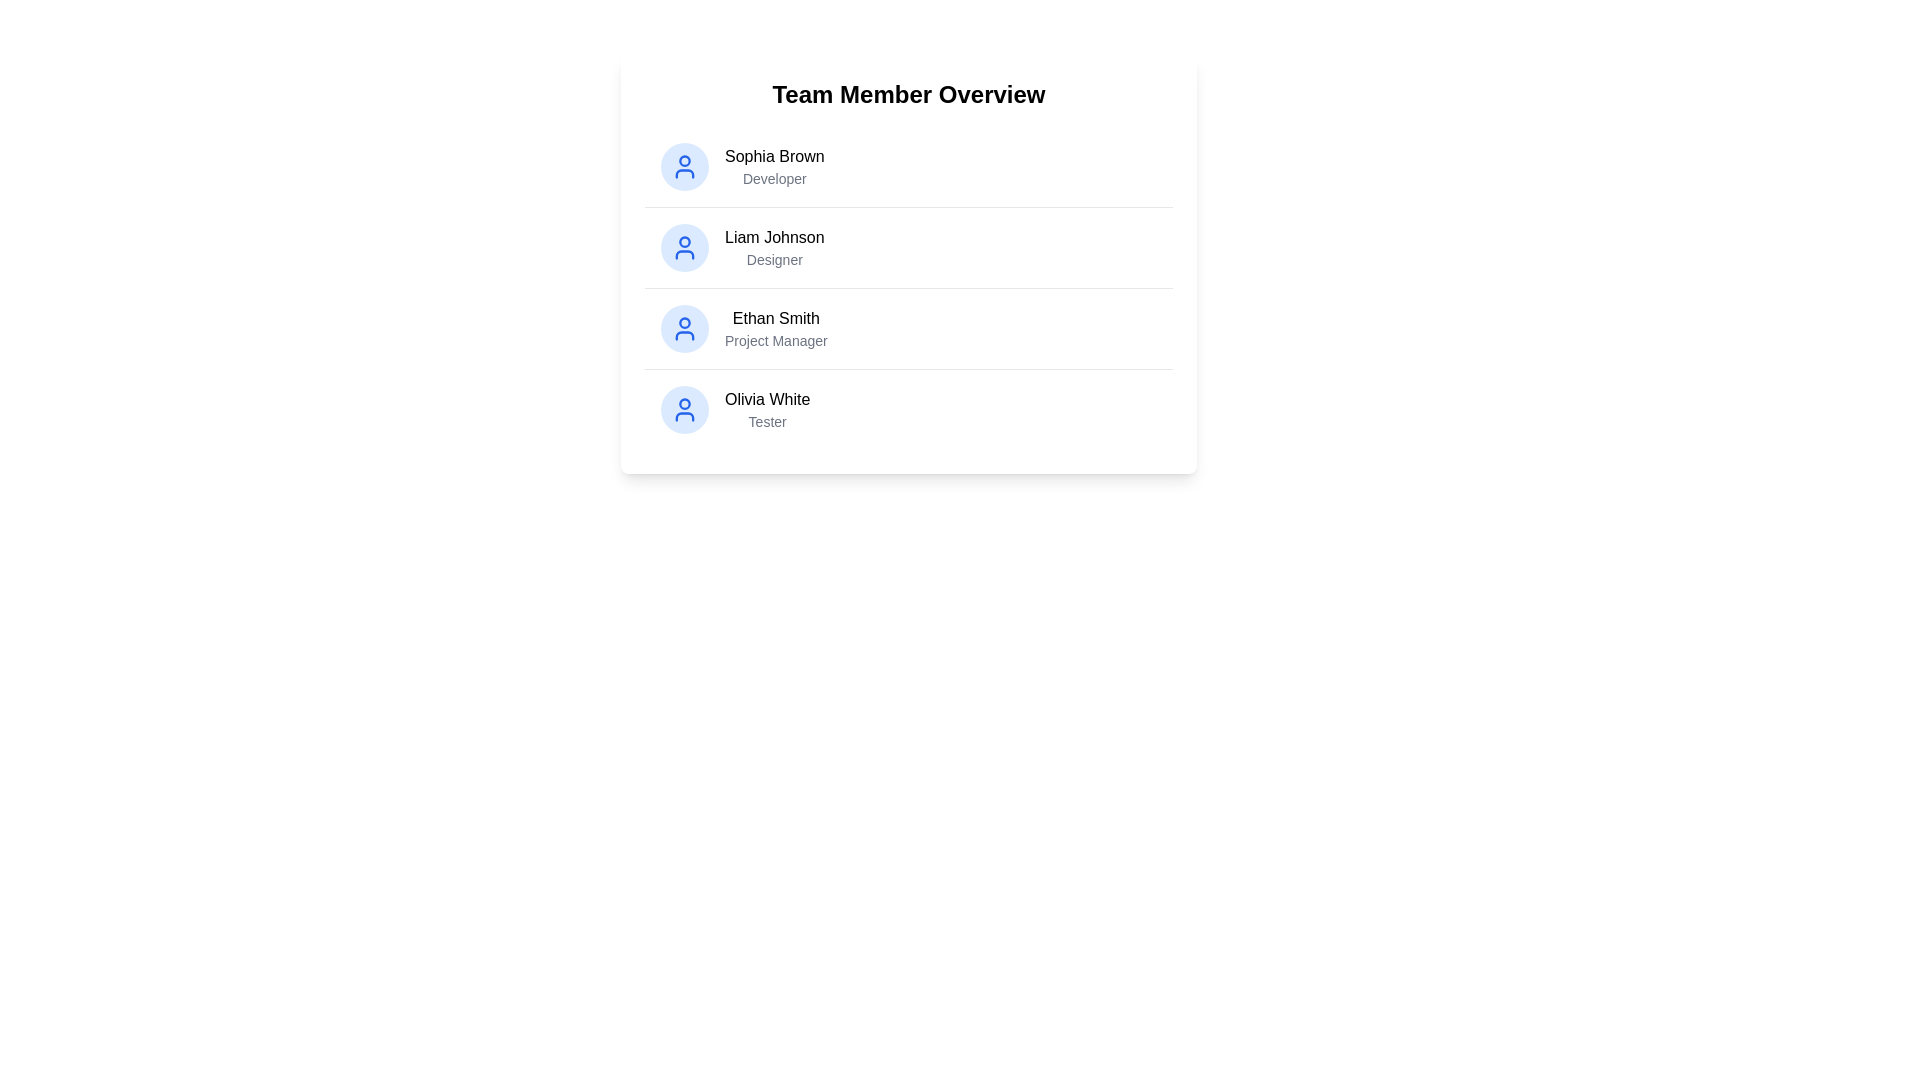 This screenshot has width=1920, height=1080. I want to click on the static text label indicating the role or position of 'Ethan Smith' within the team, located beneath the bold text of his name, so click(775, 339).